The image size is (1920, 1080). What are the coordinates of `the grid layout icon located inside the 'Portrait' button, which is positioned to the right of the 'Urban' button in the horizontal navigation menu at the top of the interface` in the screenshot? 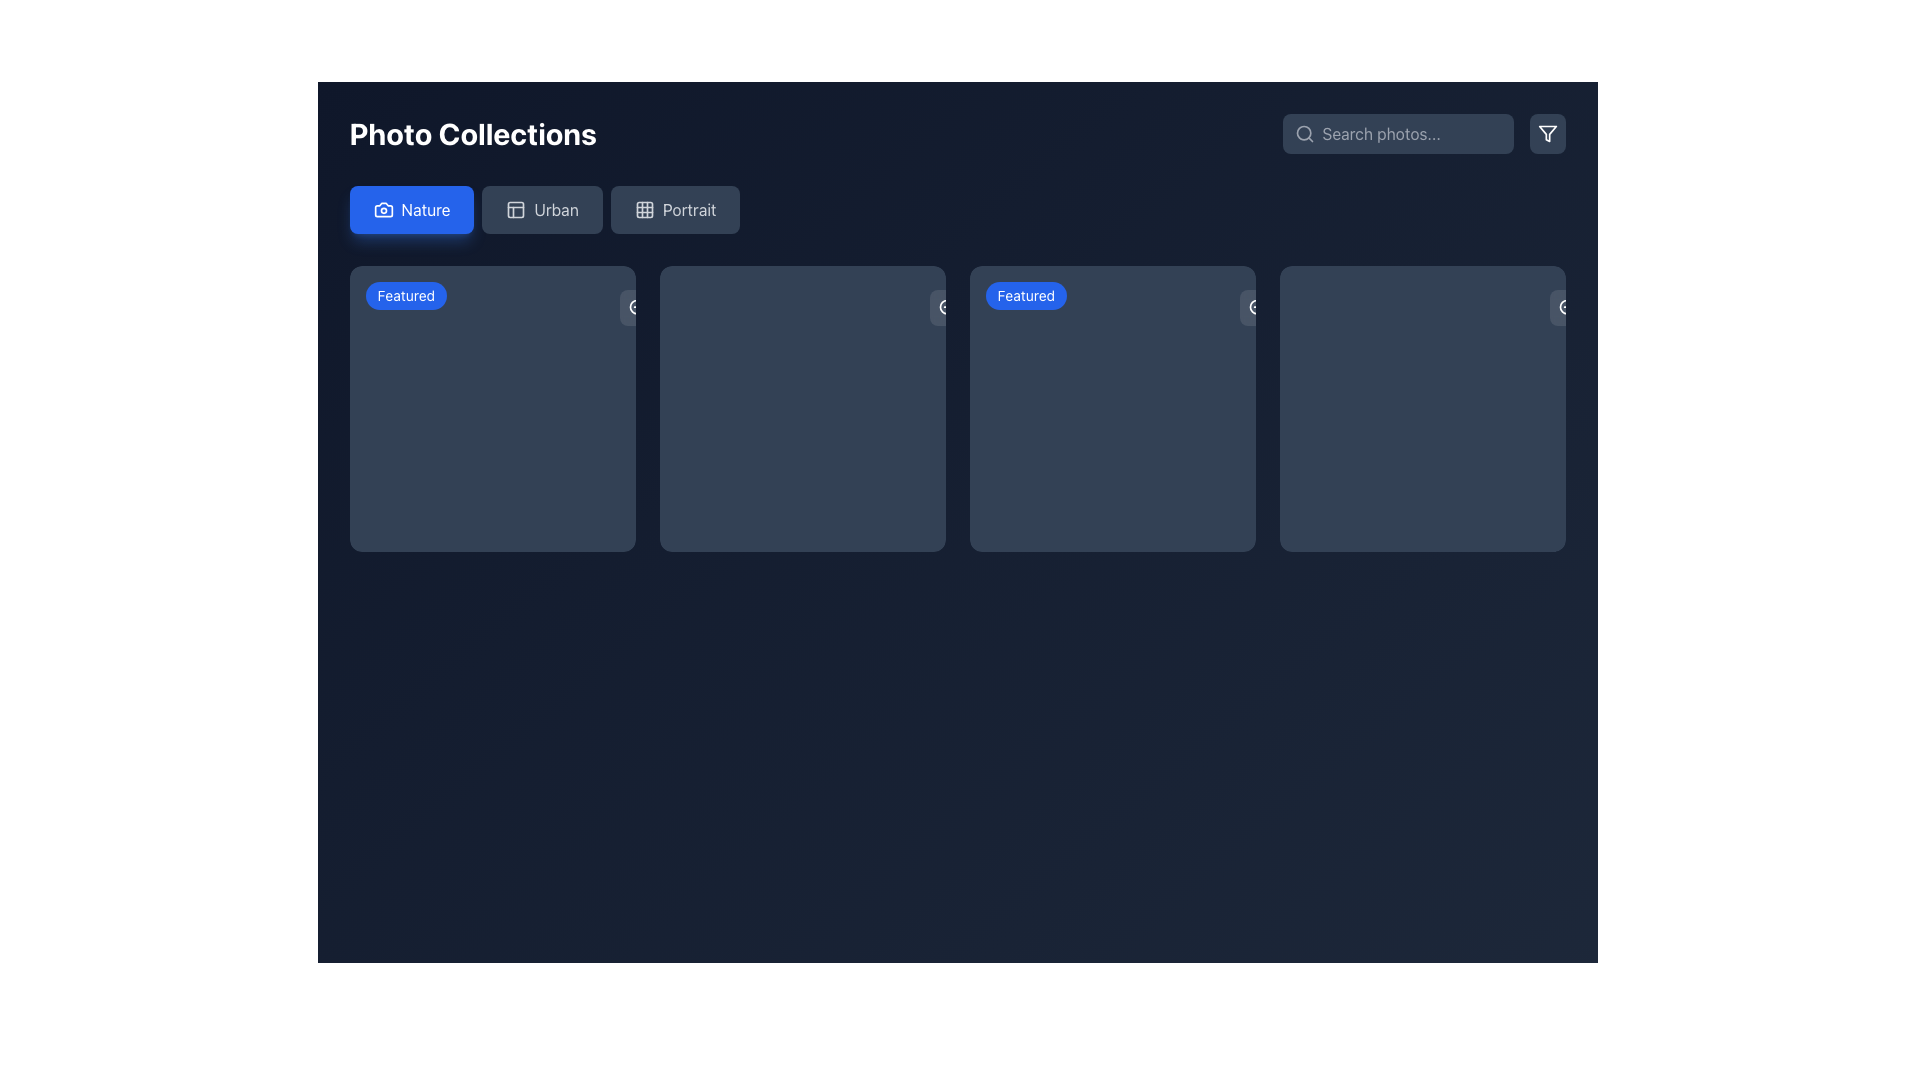 It's located at (644, 209).